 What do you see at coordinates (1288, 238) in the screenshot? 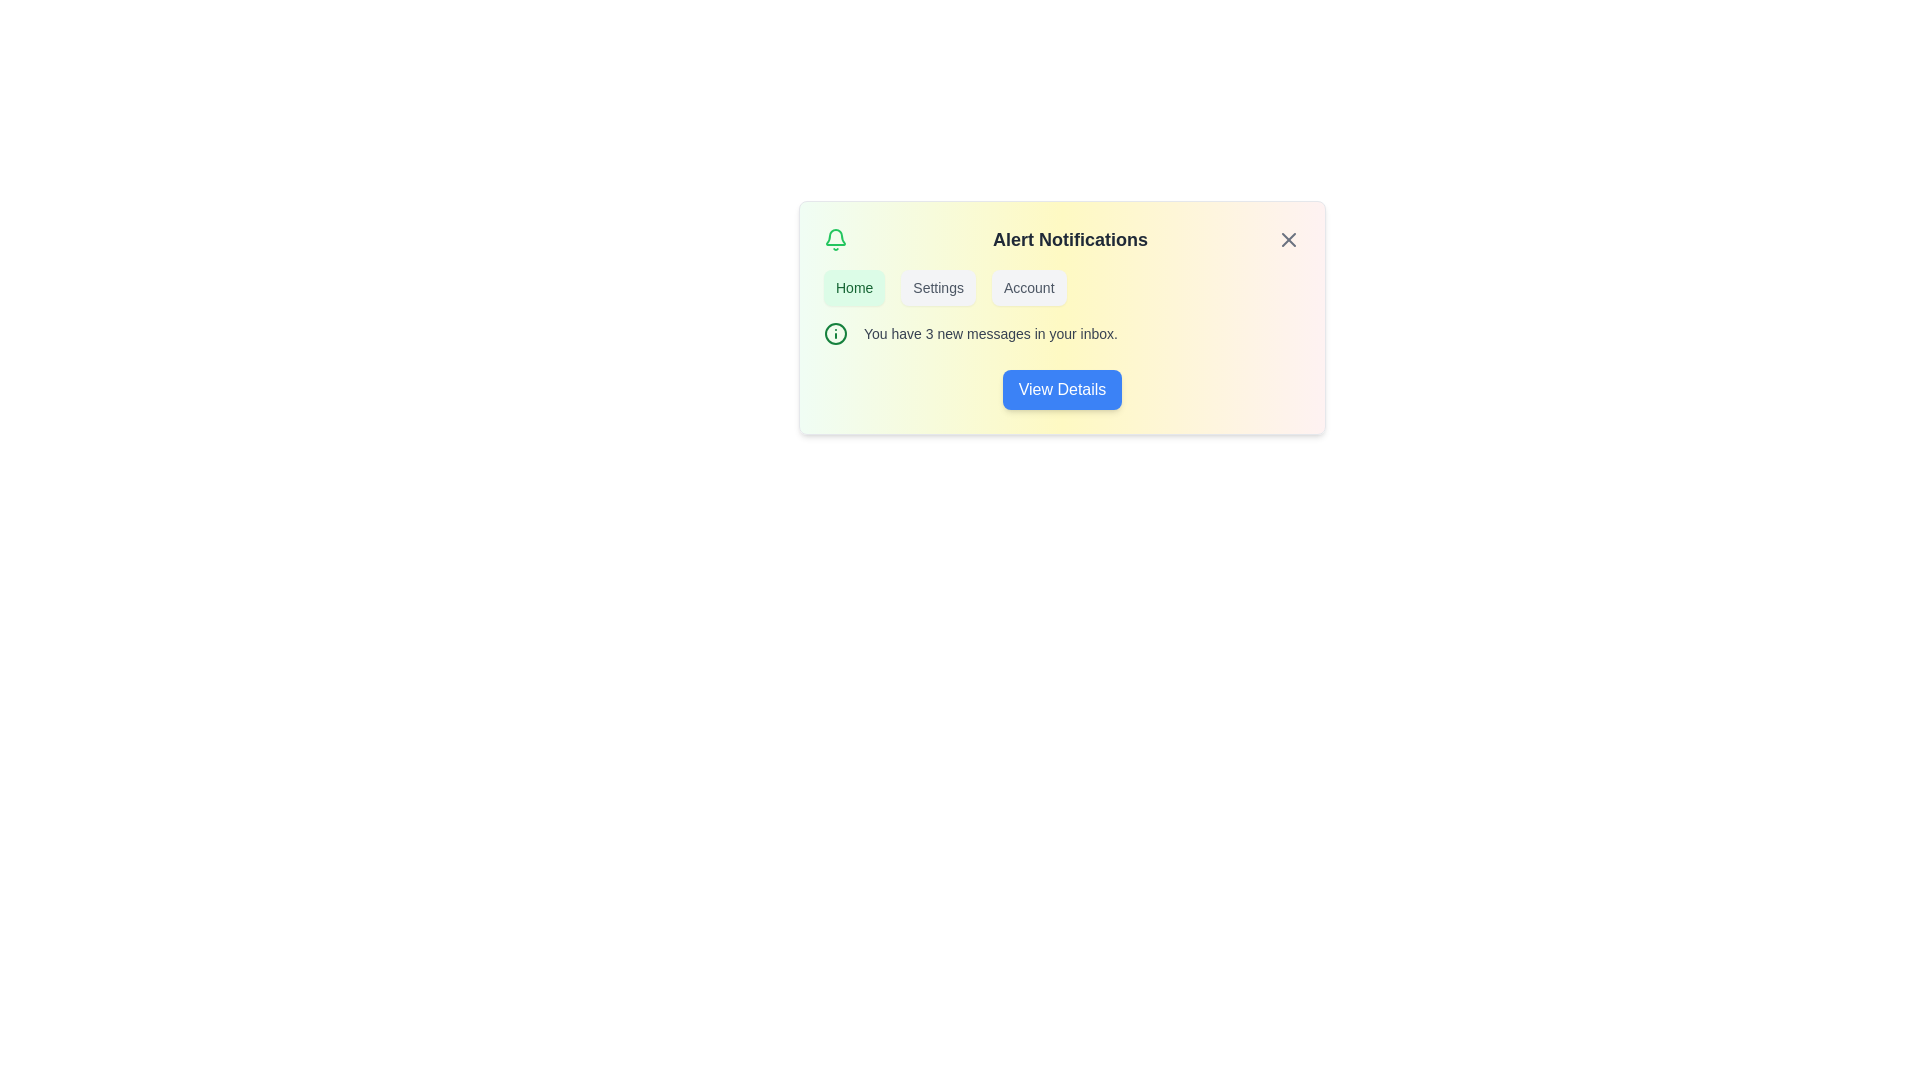
I see `the close button to dismiss the alert` at bounding box center [1288, 238].